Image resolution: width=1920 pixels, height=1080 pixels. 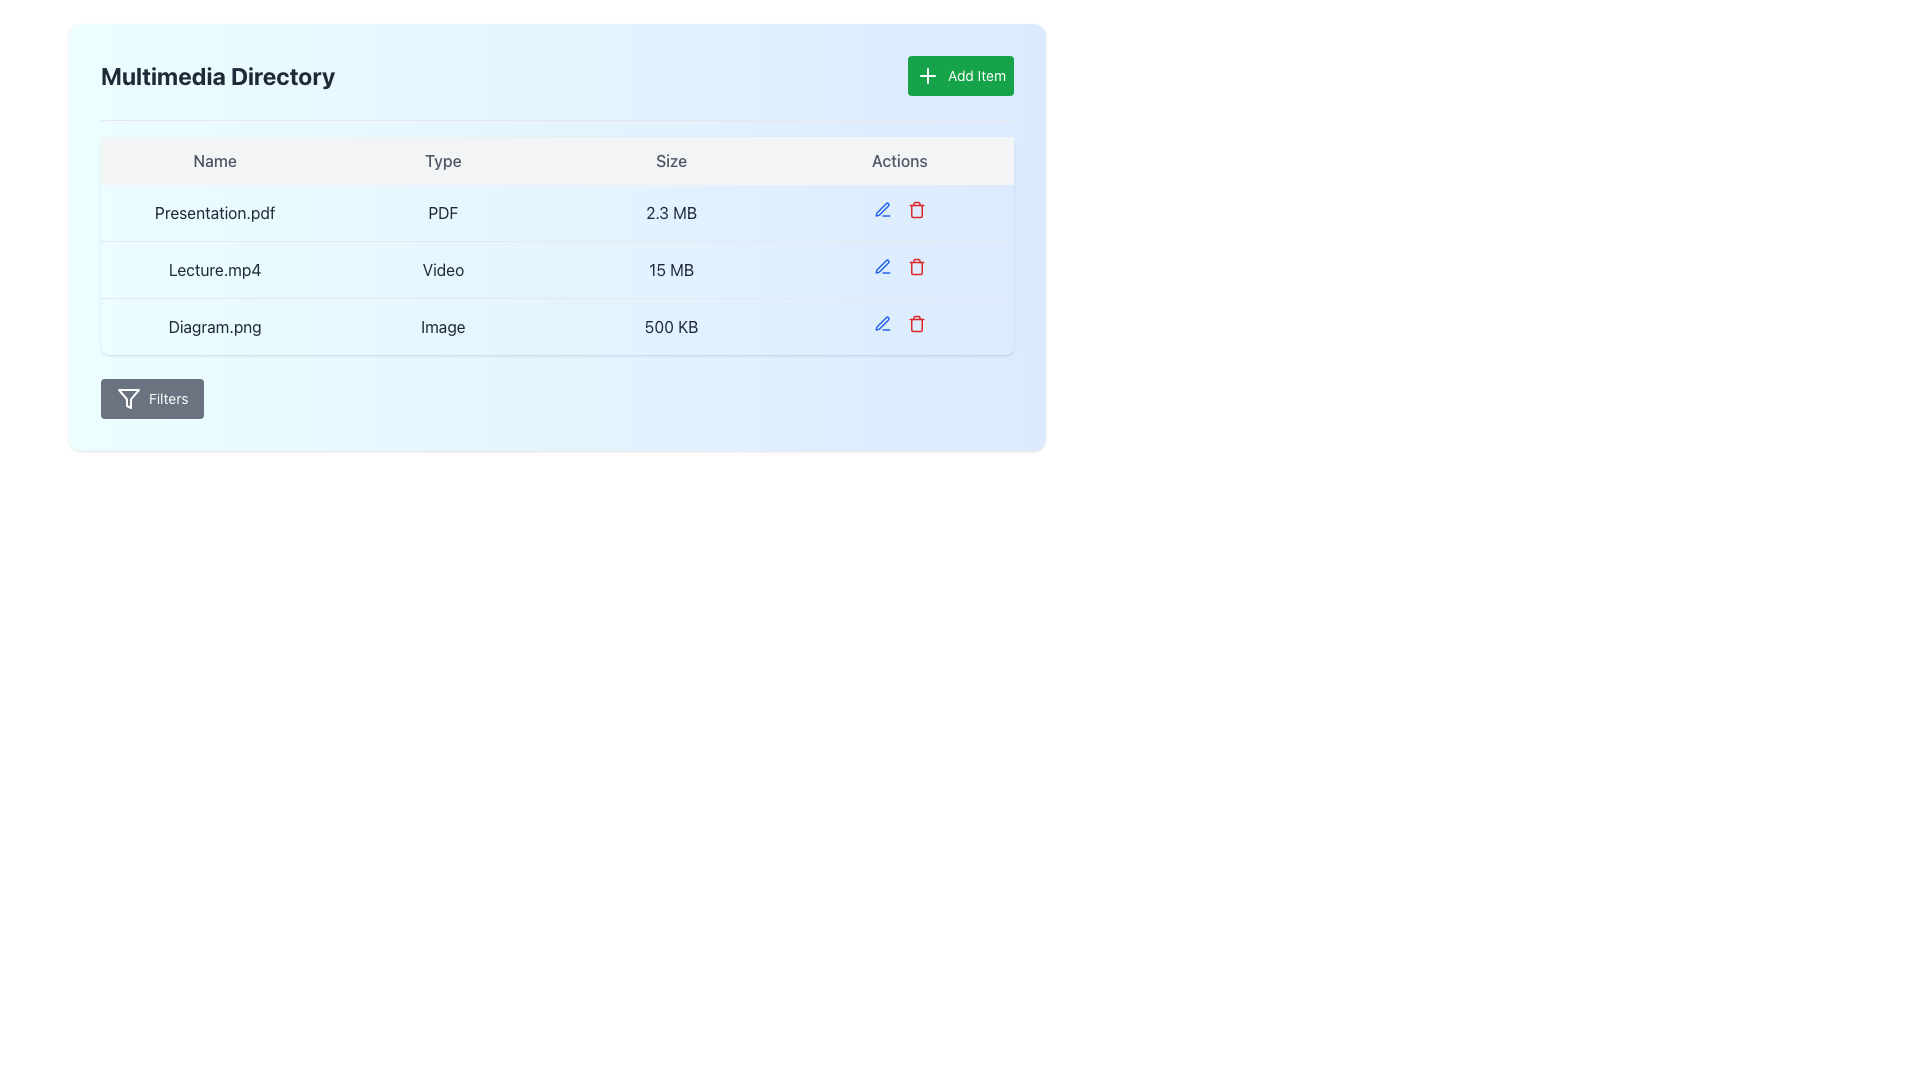 What do you see at coordinates (442, 213) in the screenshot?
I see `the Text label indicating the type of the file in the second column of the first row, which indicates a PDF document` at bounding box center [442, 213].